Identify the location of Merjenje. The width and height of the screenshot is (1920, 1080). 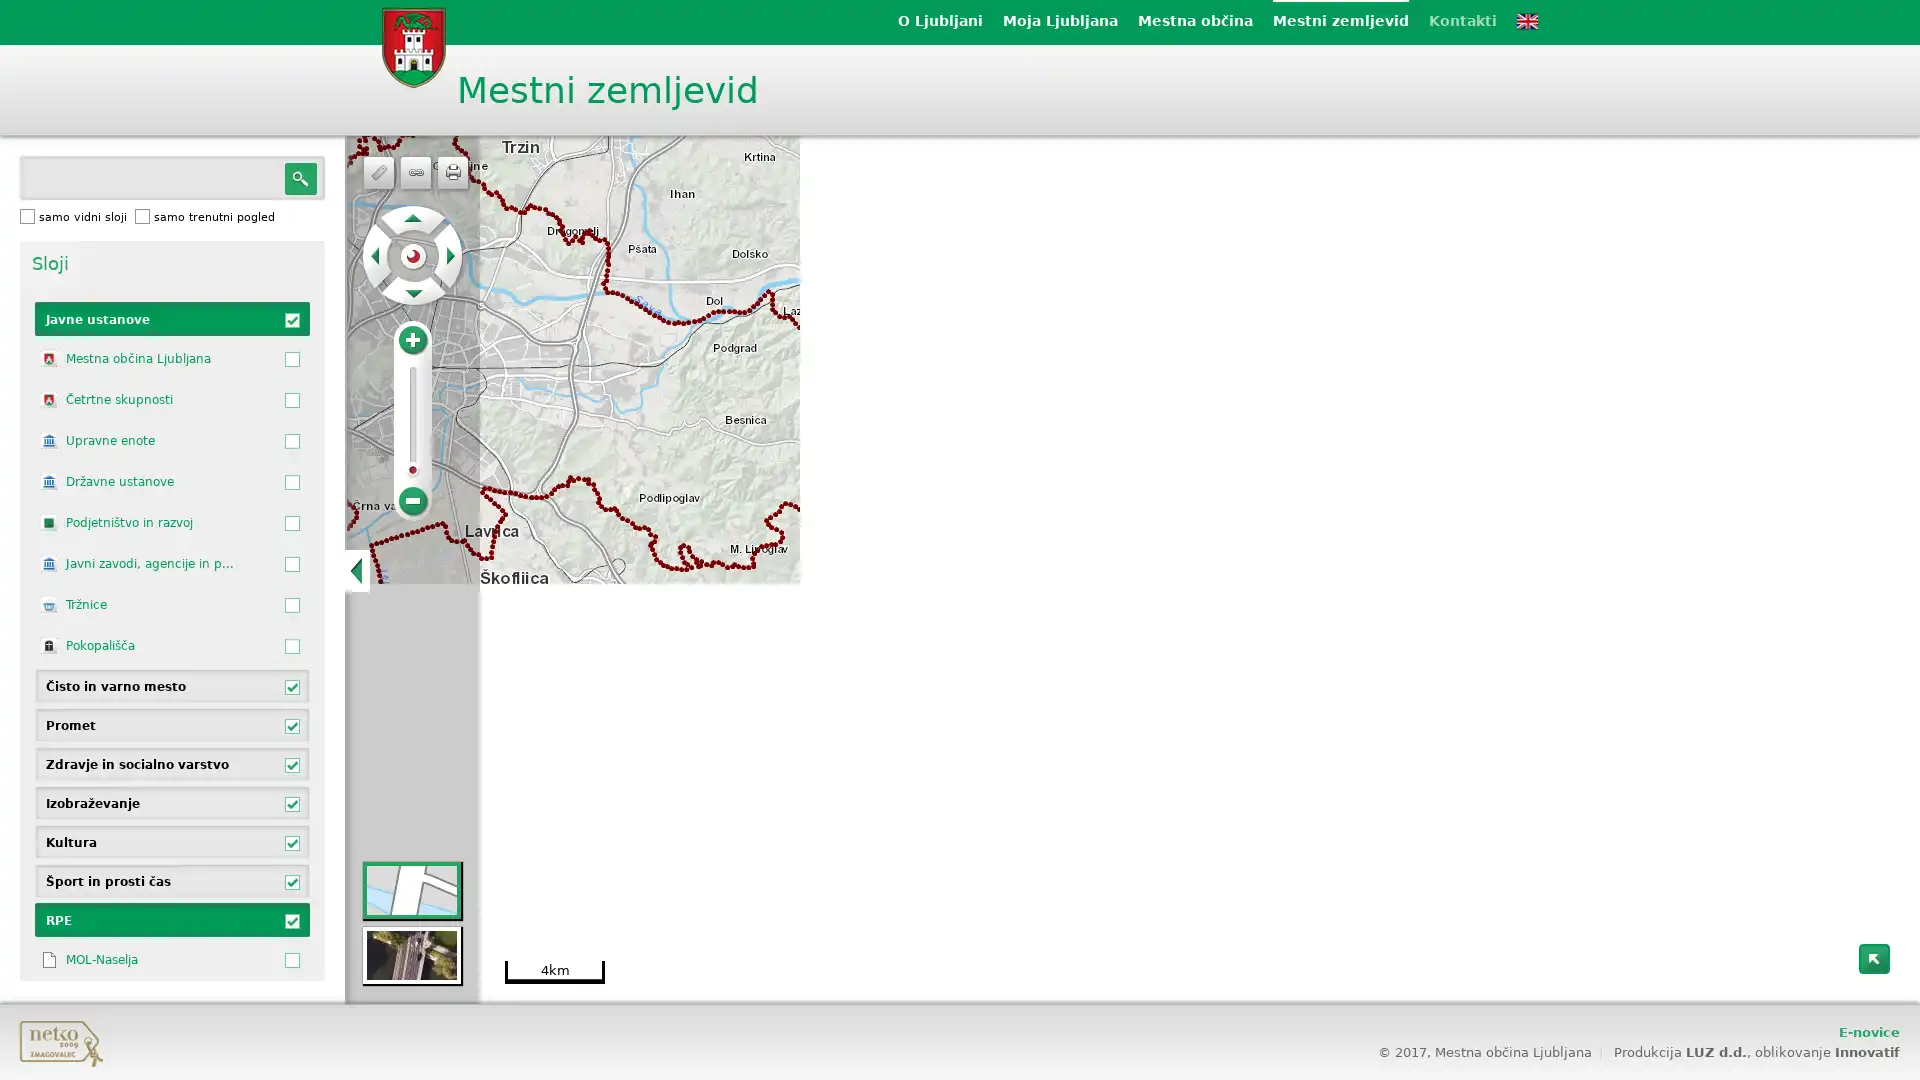
(379, 171).